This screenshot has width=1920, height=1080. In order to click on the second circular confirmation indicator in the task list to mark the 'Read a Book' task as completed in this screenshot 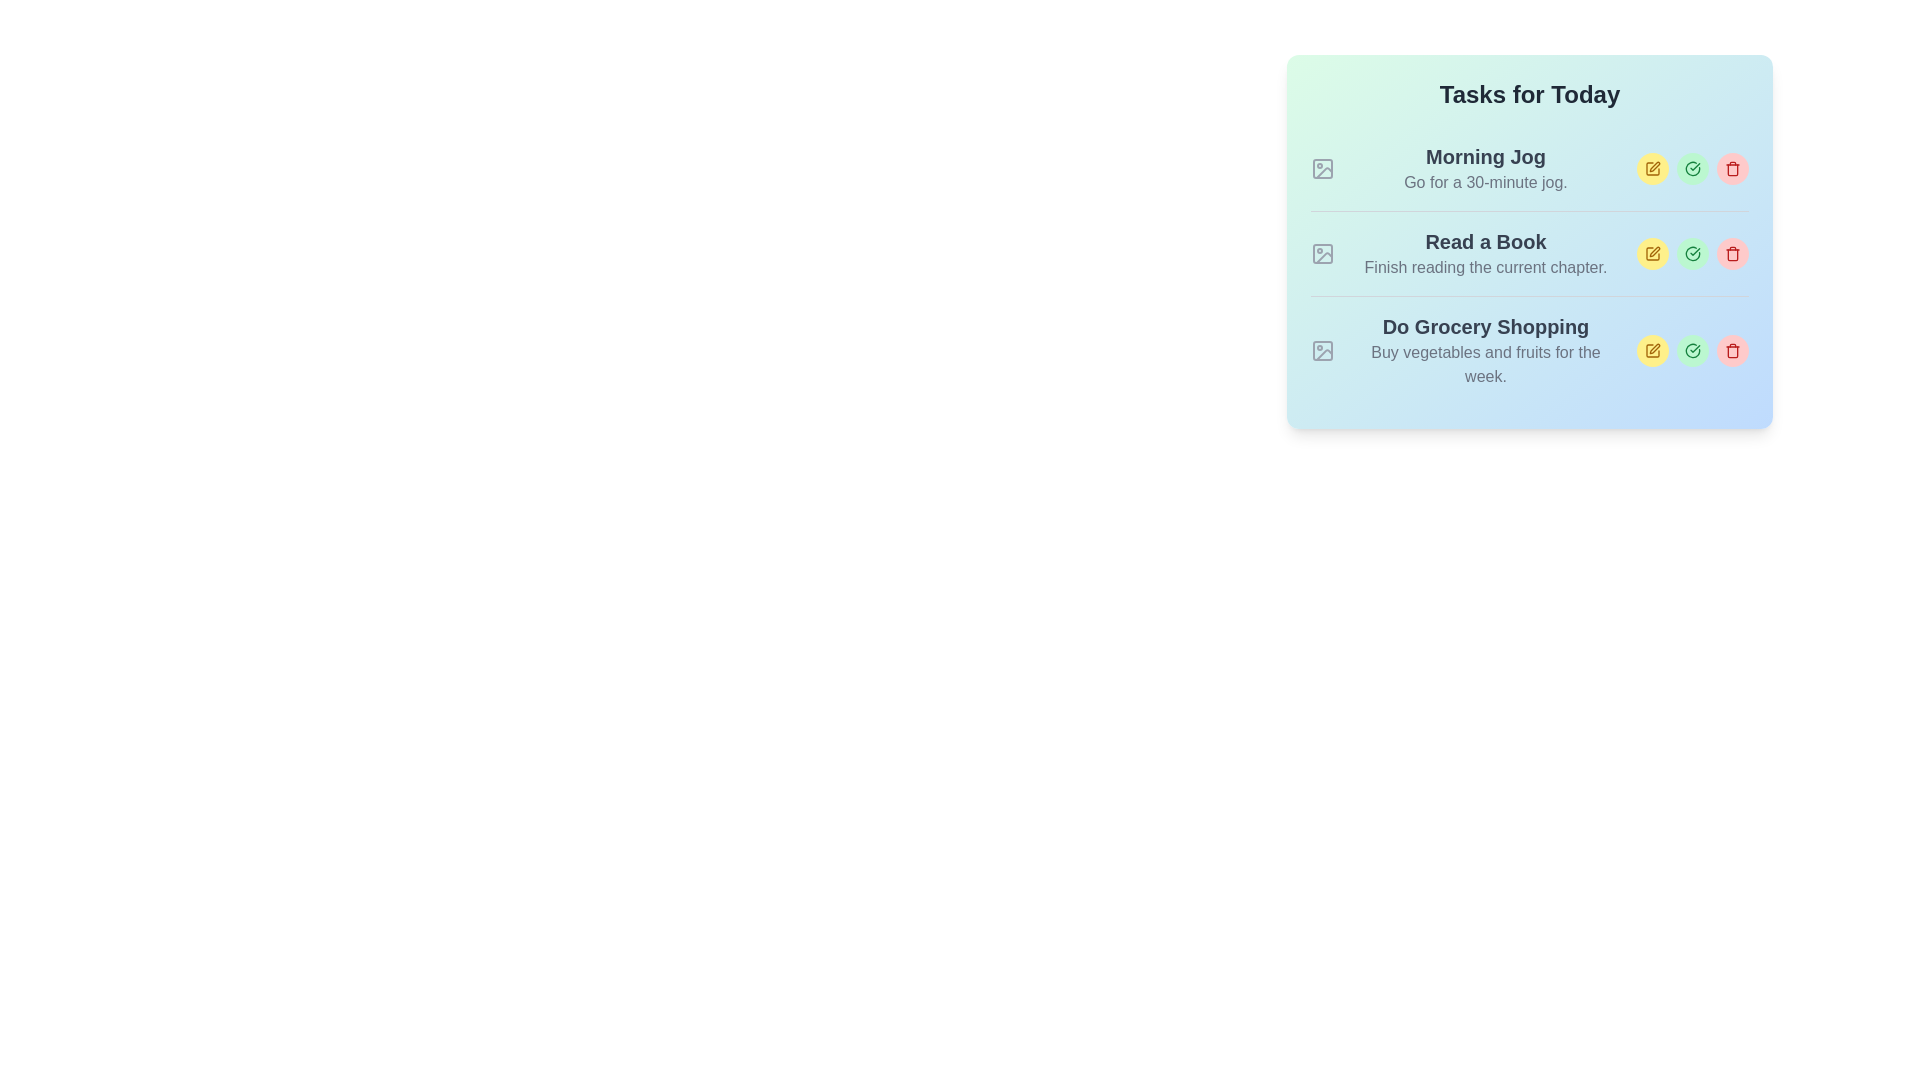, I will do `click(1692, 253)`.